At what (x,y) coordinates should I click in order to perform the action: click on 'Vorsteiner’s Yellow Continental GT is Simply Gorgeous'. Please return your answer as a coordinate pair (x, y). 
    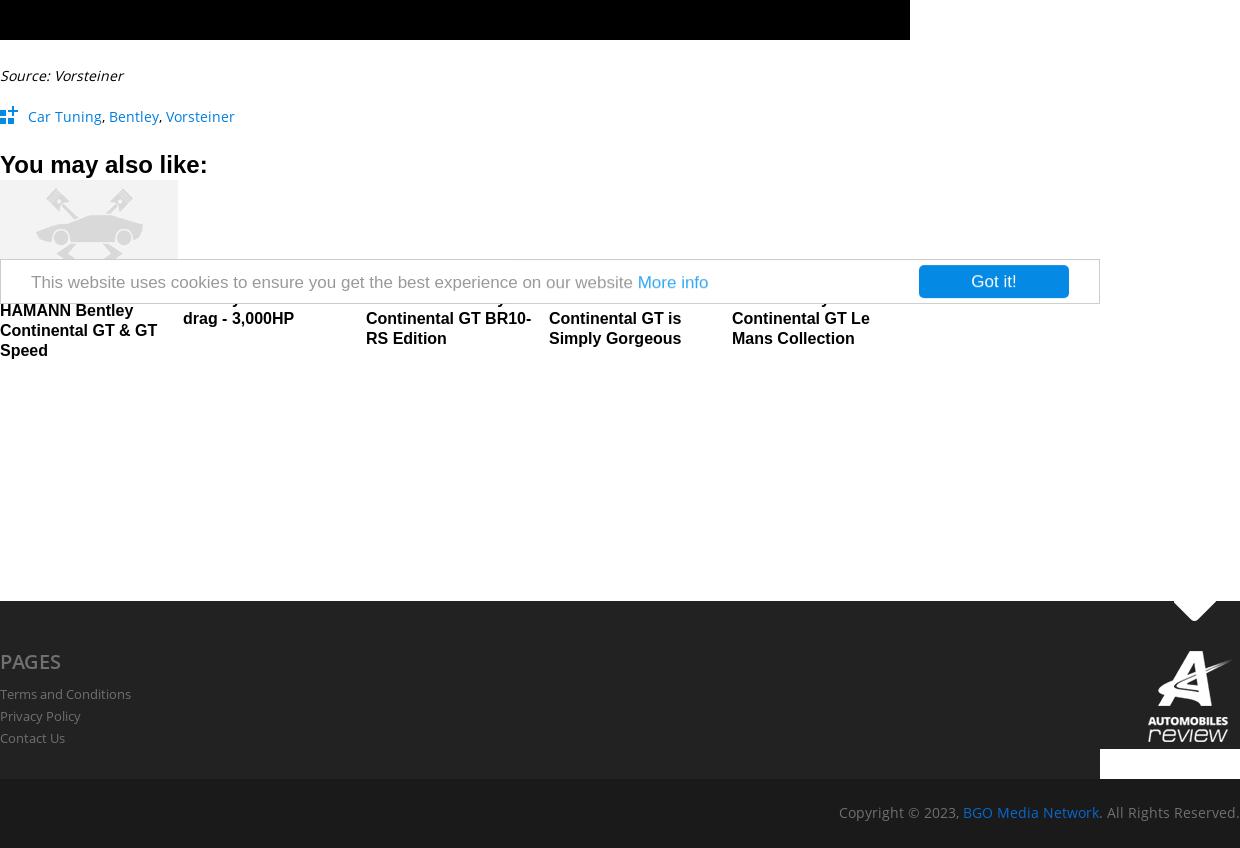
    Looking at the image, I should click on (620, 318).